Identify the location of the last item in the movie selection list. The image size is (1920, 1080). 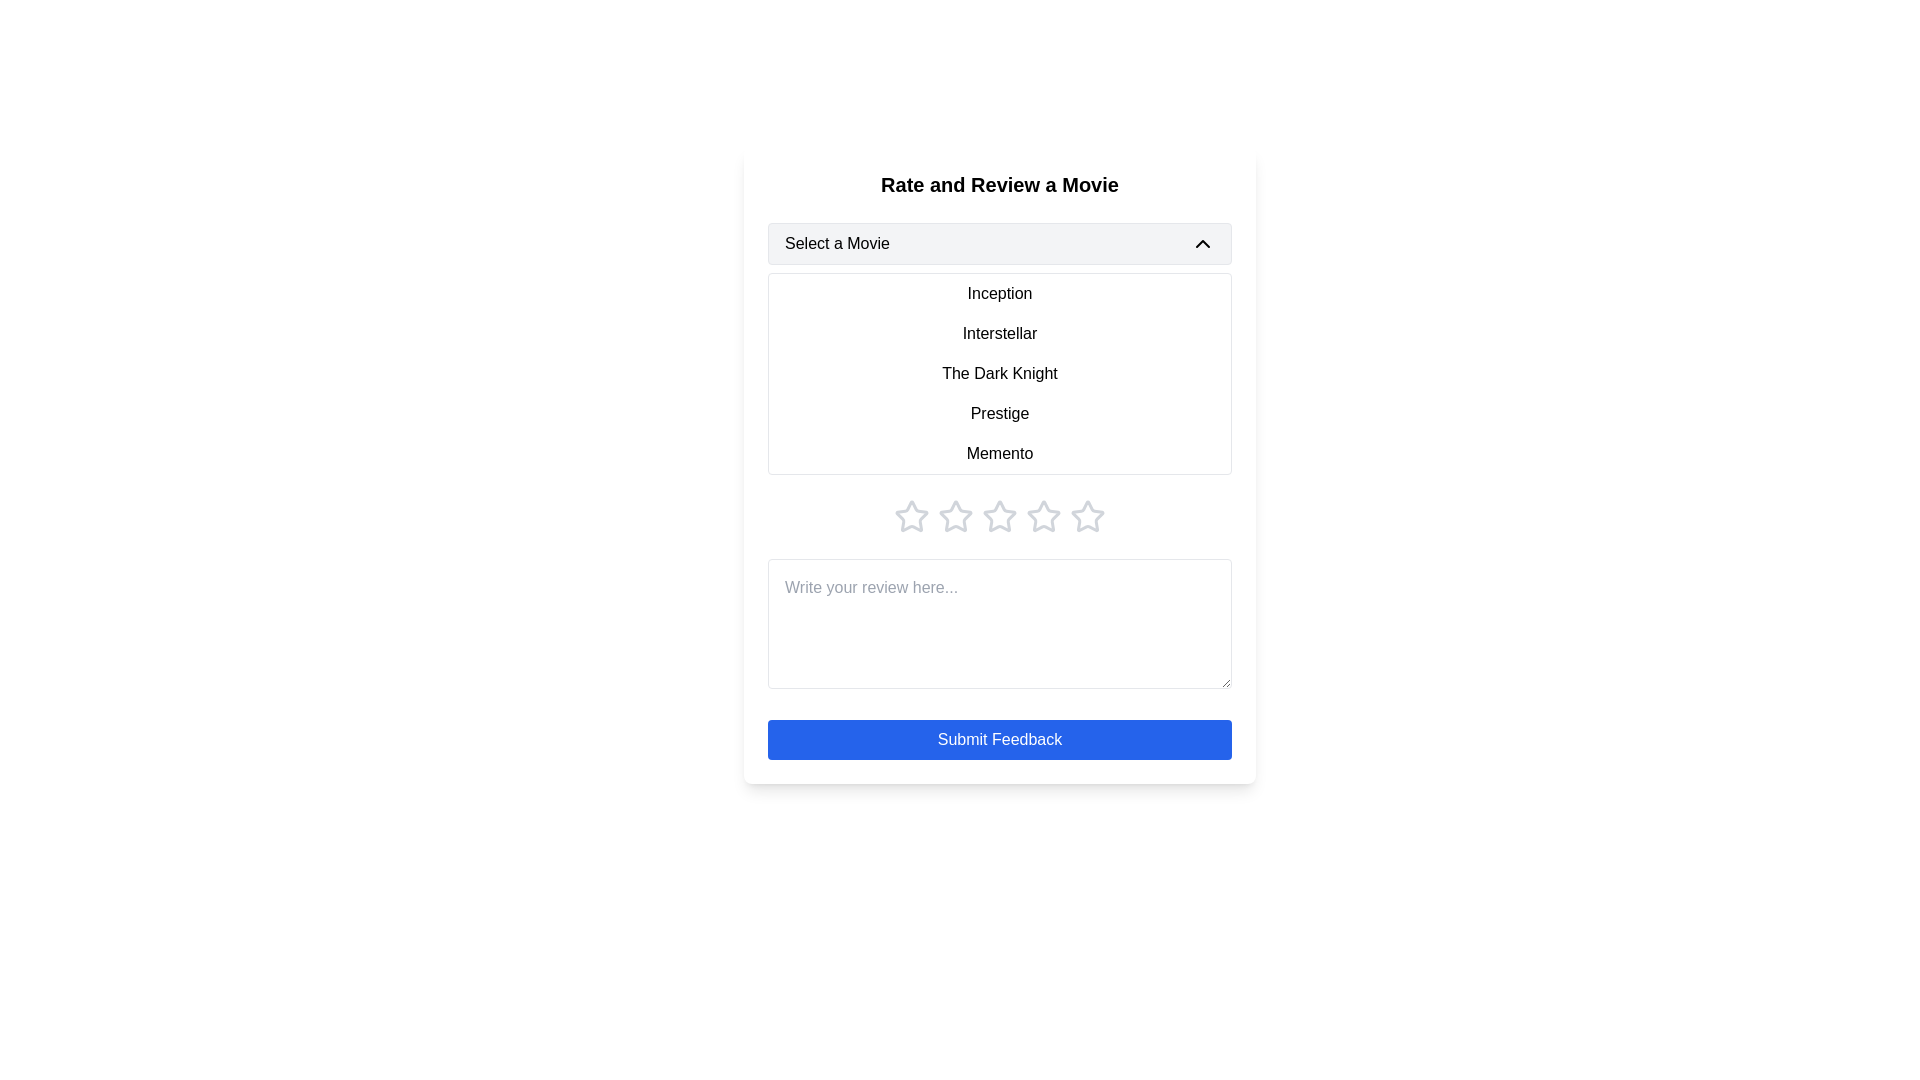
(999, 454).